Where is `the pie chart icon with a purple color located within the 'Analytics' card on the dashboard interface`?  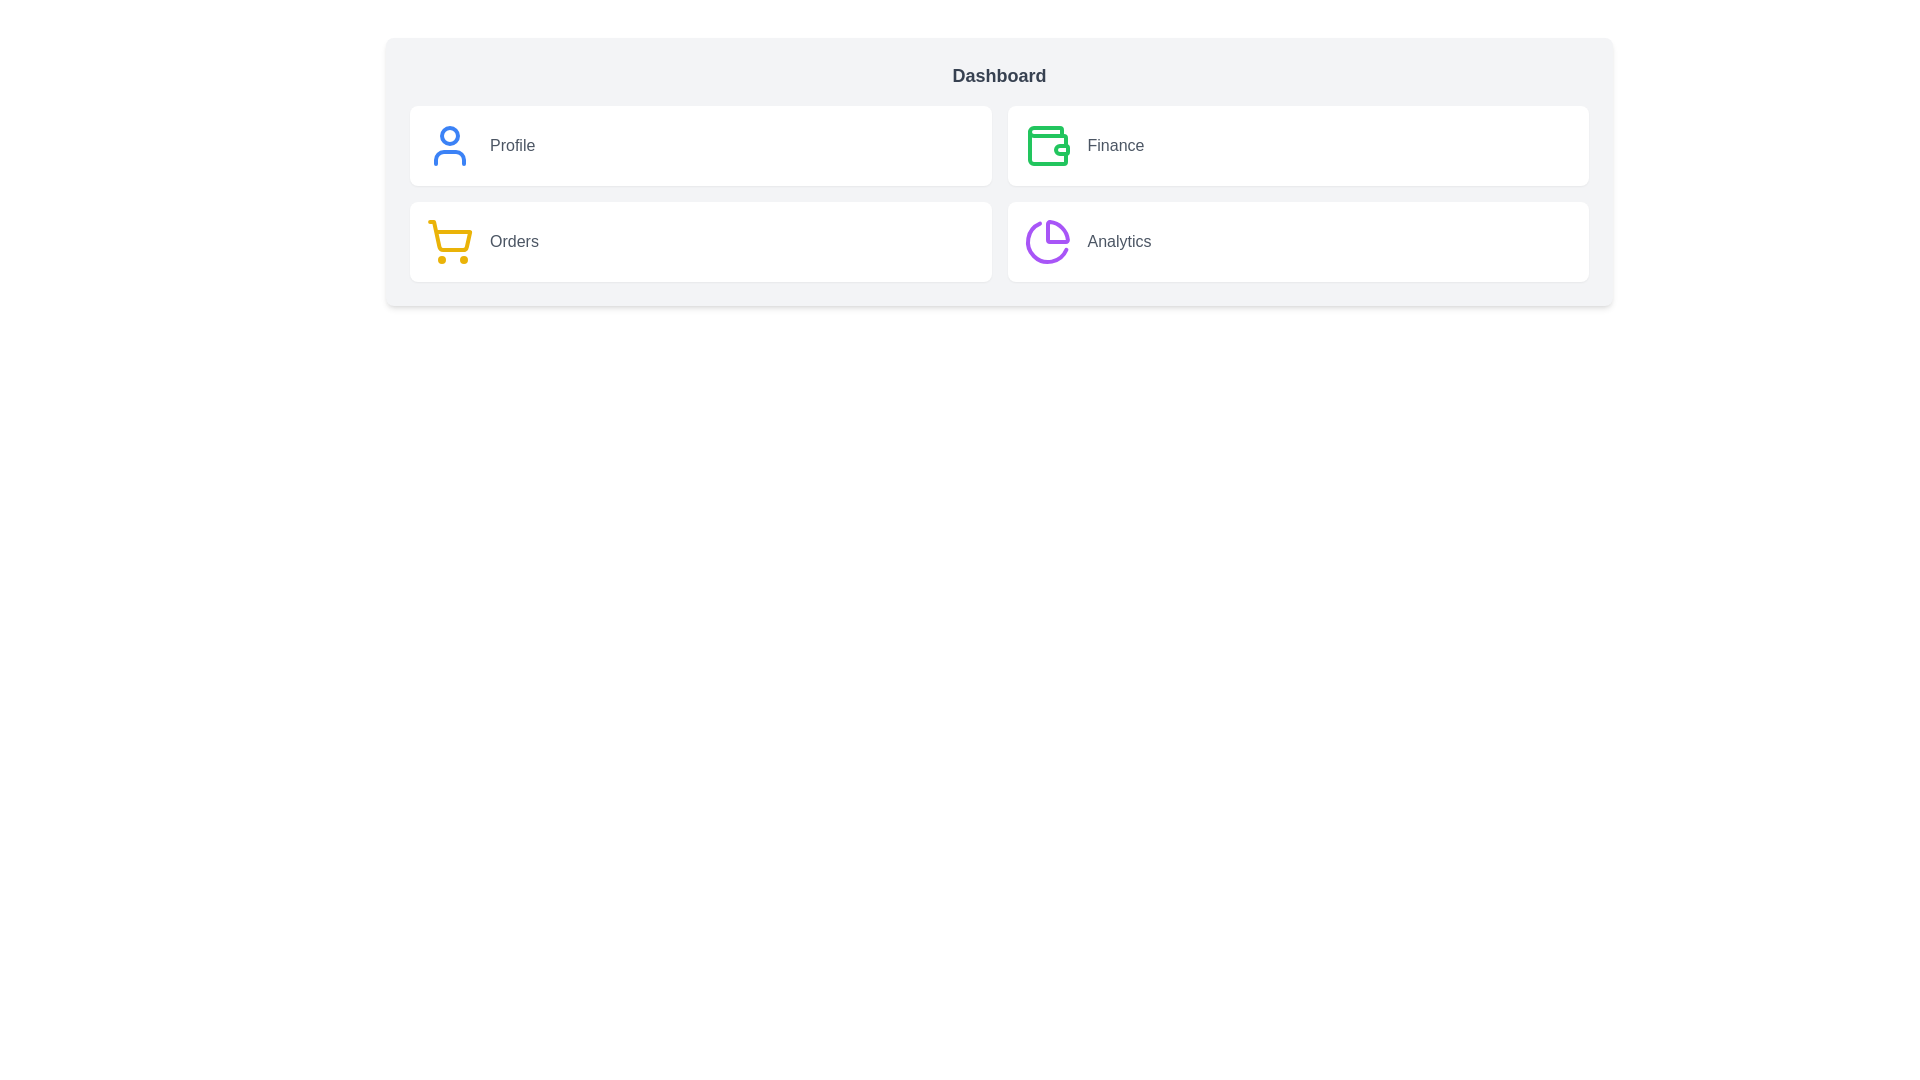
the pie chart icon with a purple color located within the 'Analytics' card on the dashboard interface is located at coordinates (1046, 241).